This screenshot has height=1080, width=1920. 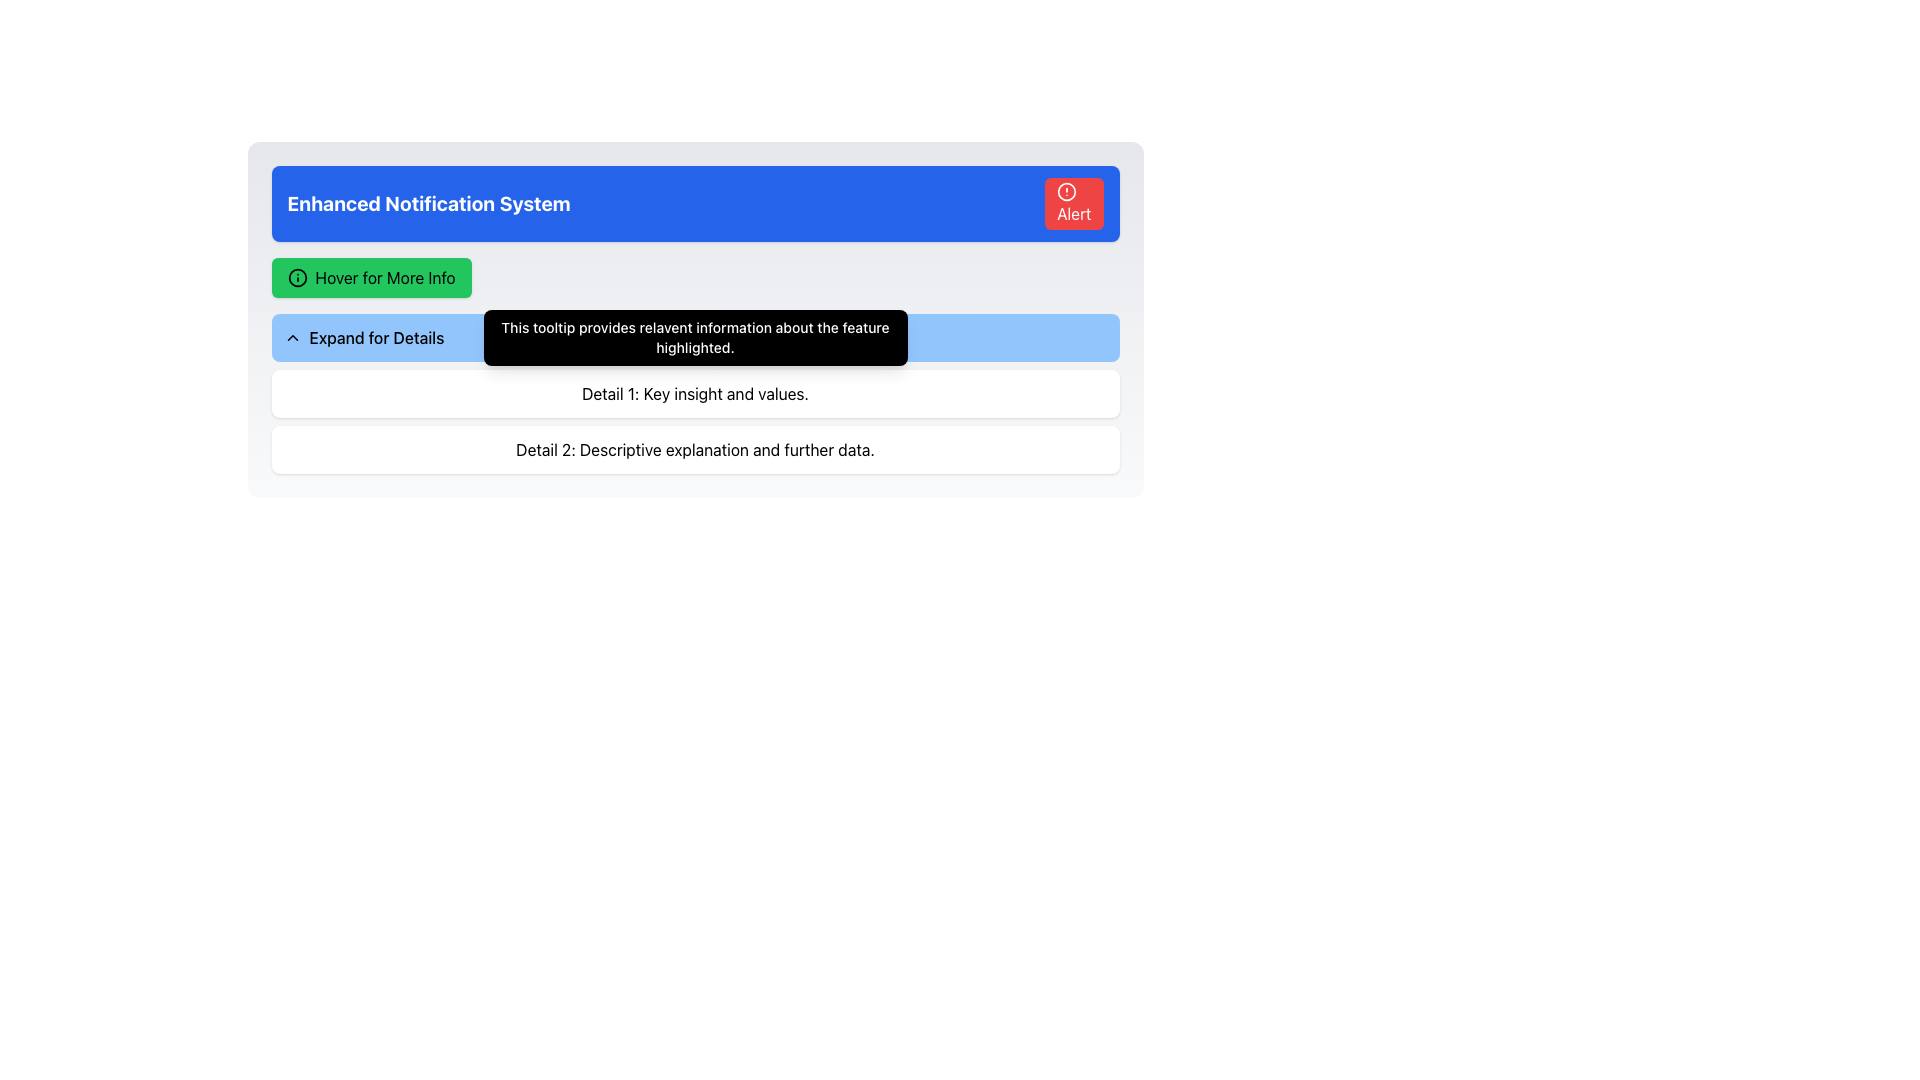 I want to click on the informational text label that provides a directive to expand details, located within a blue rectangular section, centered horizontally with an arrow icon on its left, so click(x=373, y=337).